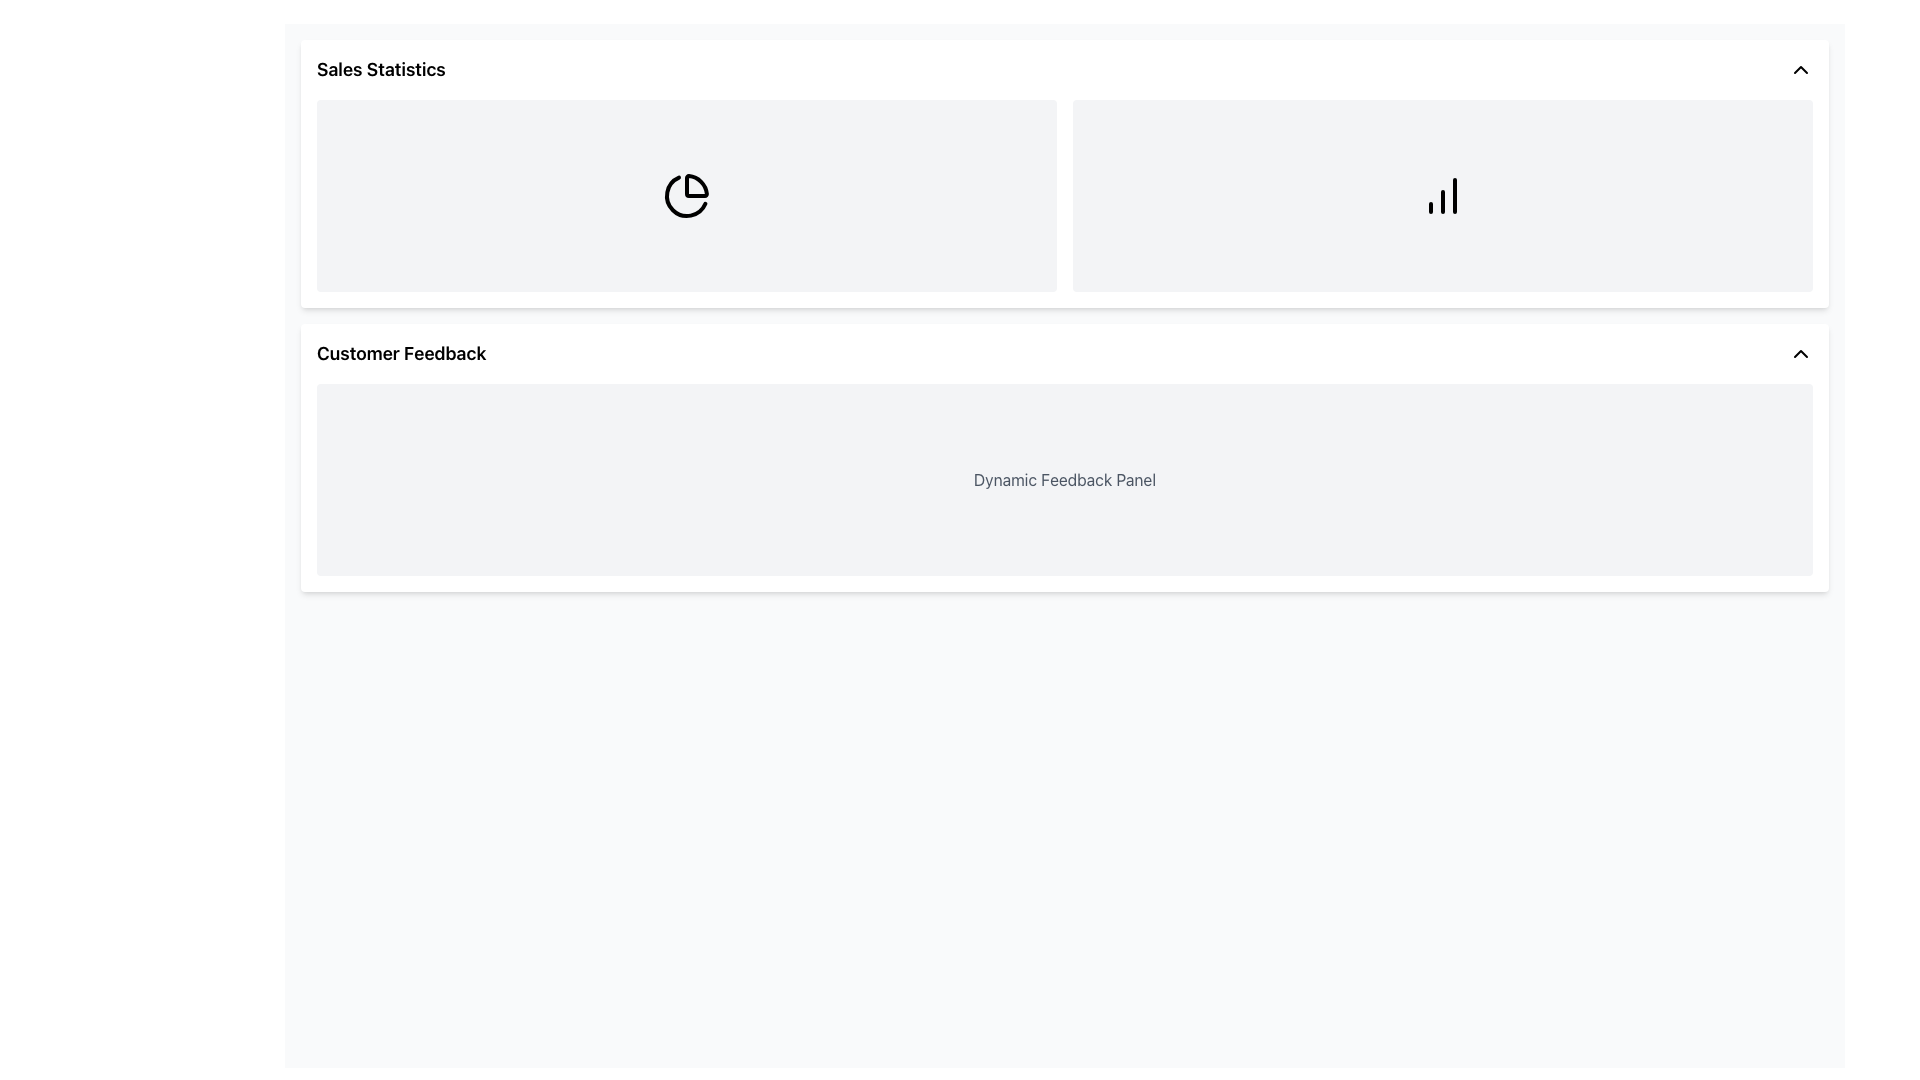 The width and height of the screenshot is (1920, 1080). Describe the element at coordinates (1800, 68) in the screenshot. I see `the upward-pointing chevron icon located at the far-right edge of the 'Sales Statistics' section` at that location.